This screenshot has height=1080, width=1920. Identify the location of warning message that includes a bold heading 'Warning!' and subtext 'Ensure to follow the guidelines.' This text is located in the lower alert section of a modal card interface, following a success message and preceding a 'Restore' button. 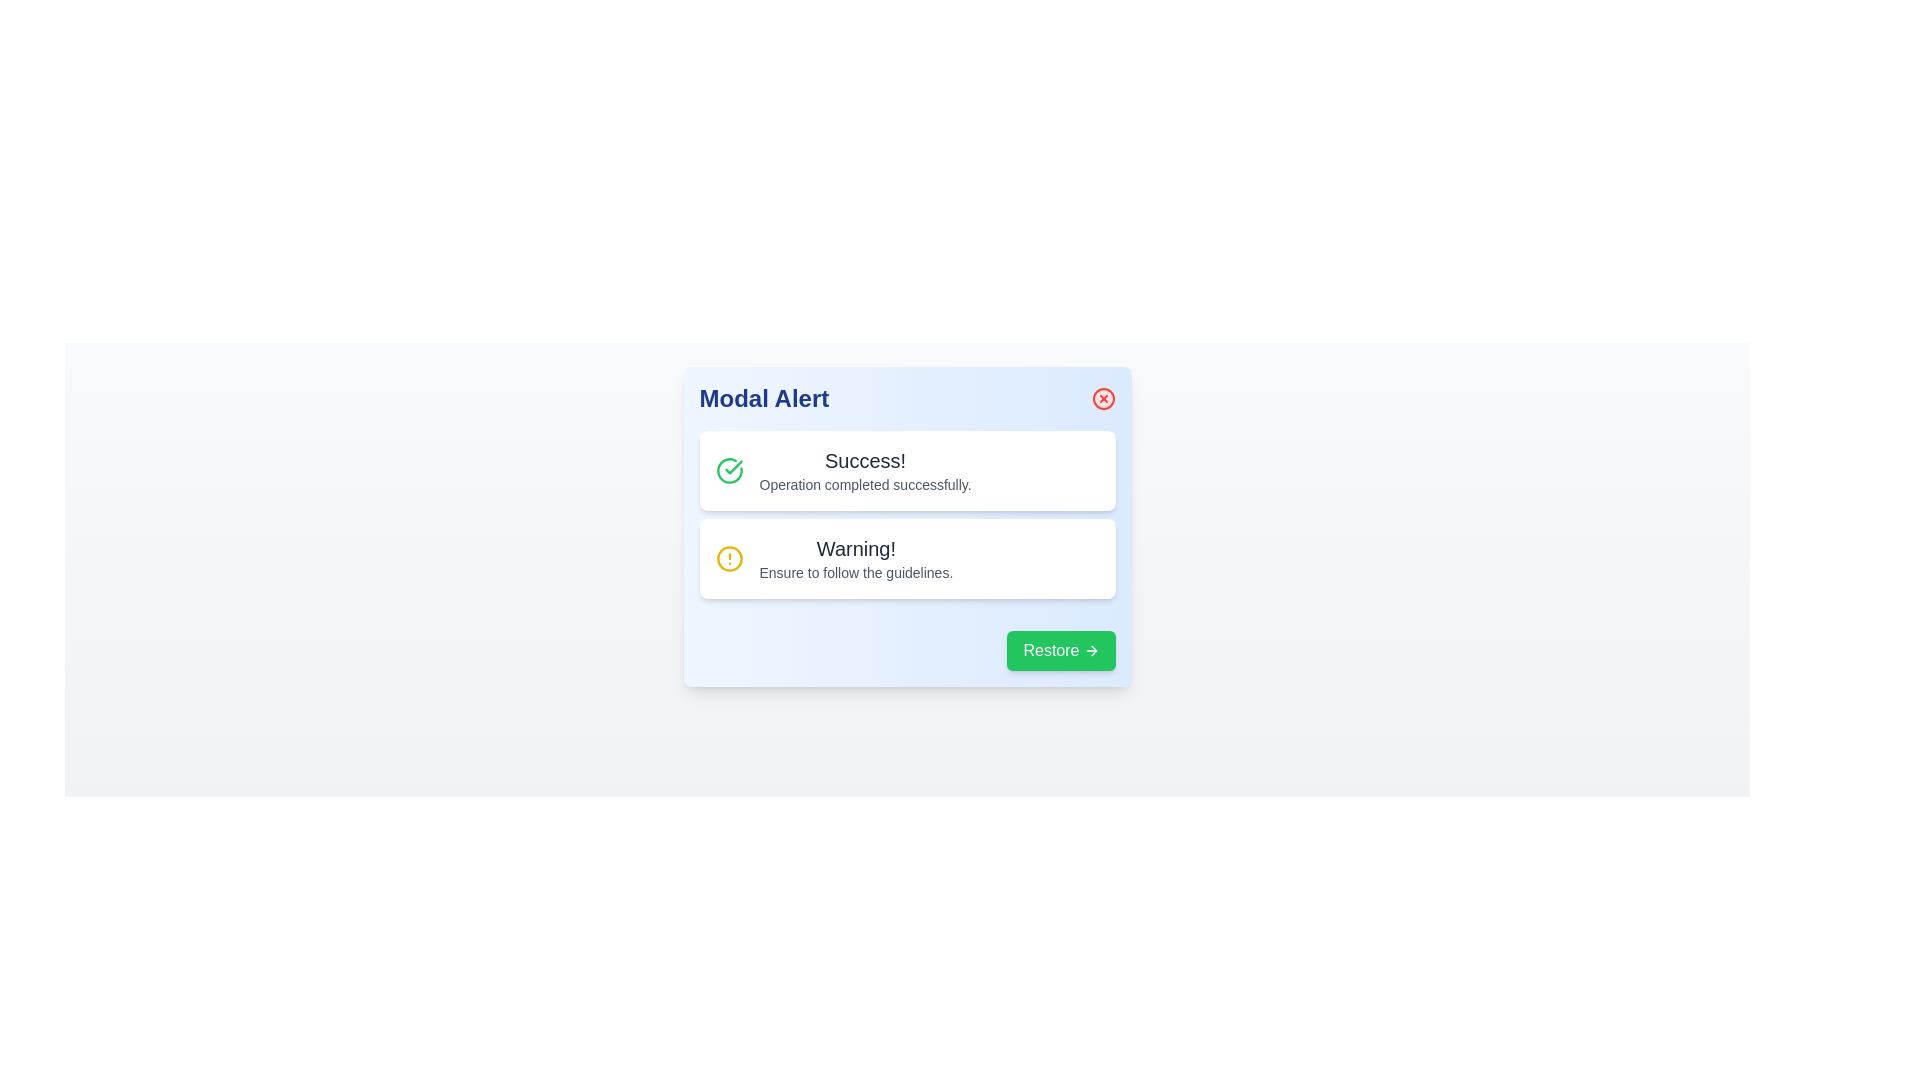
(856, 559).